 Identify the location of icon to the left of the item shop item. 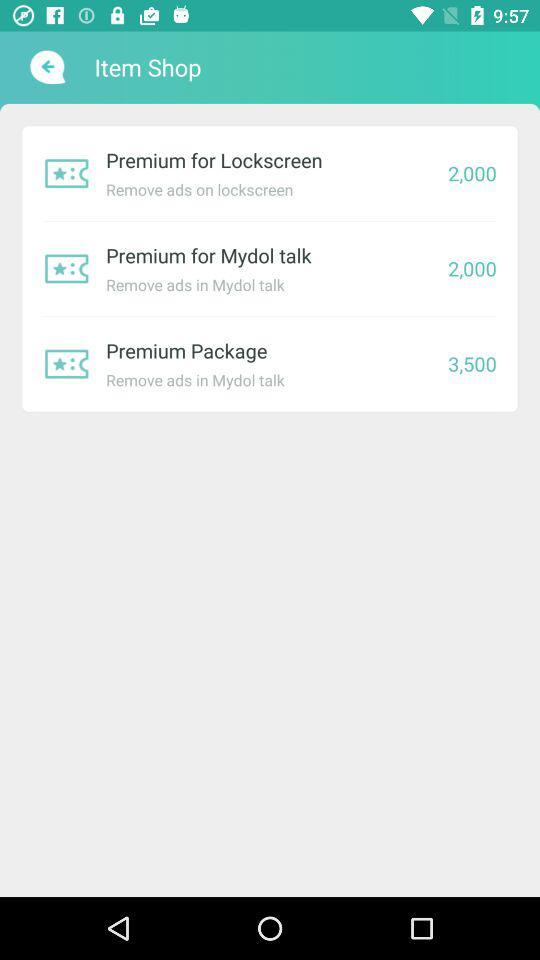
(45, 67).